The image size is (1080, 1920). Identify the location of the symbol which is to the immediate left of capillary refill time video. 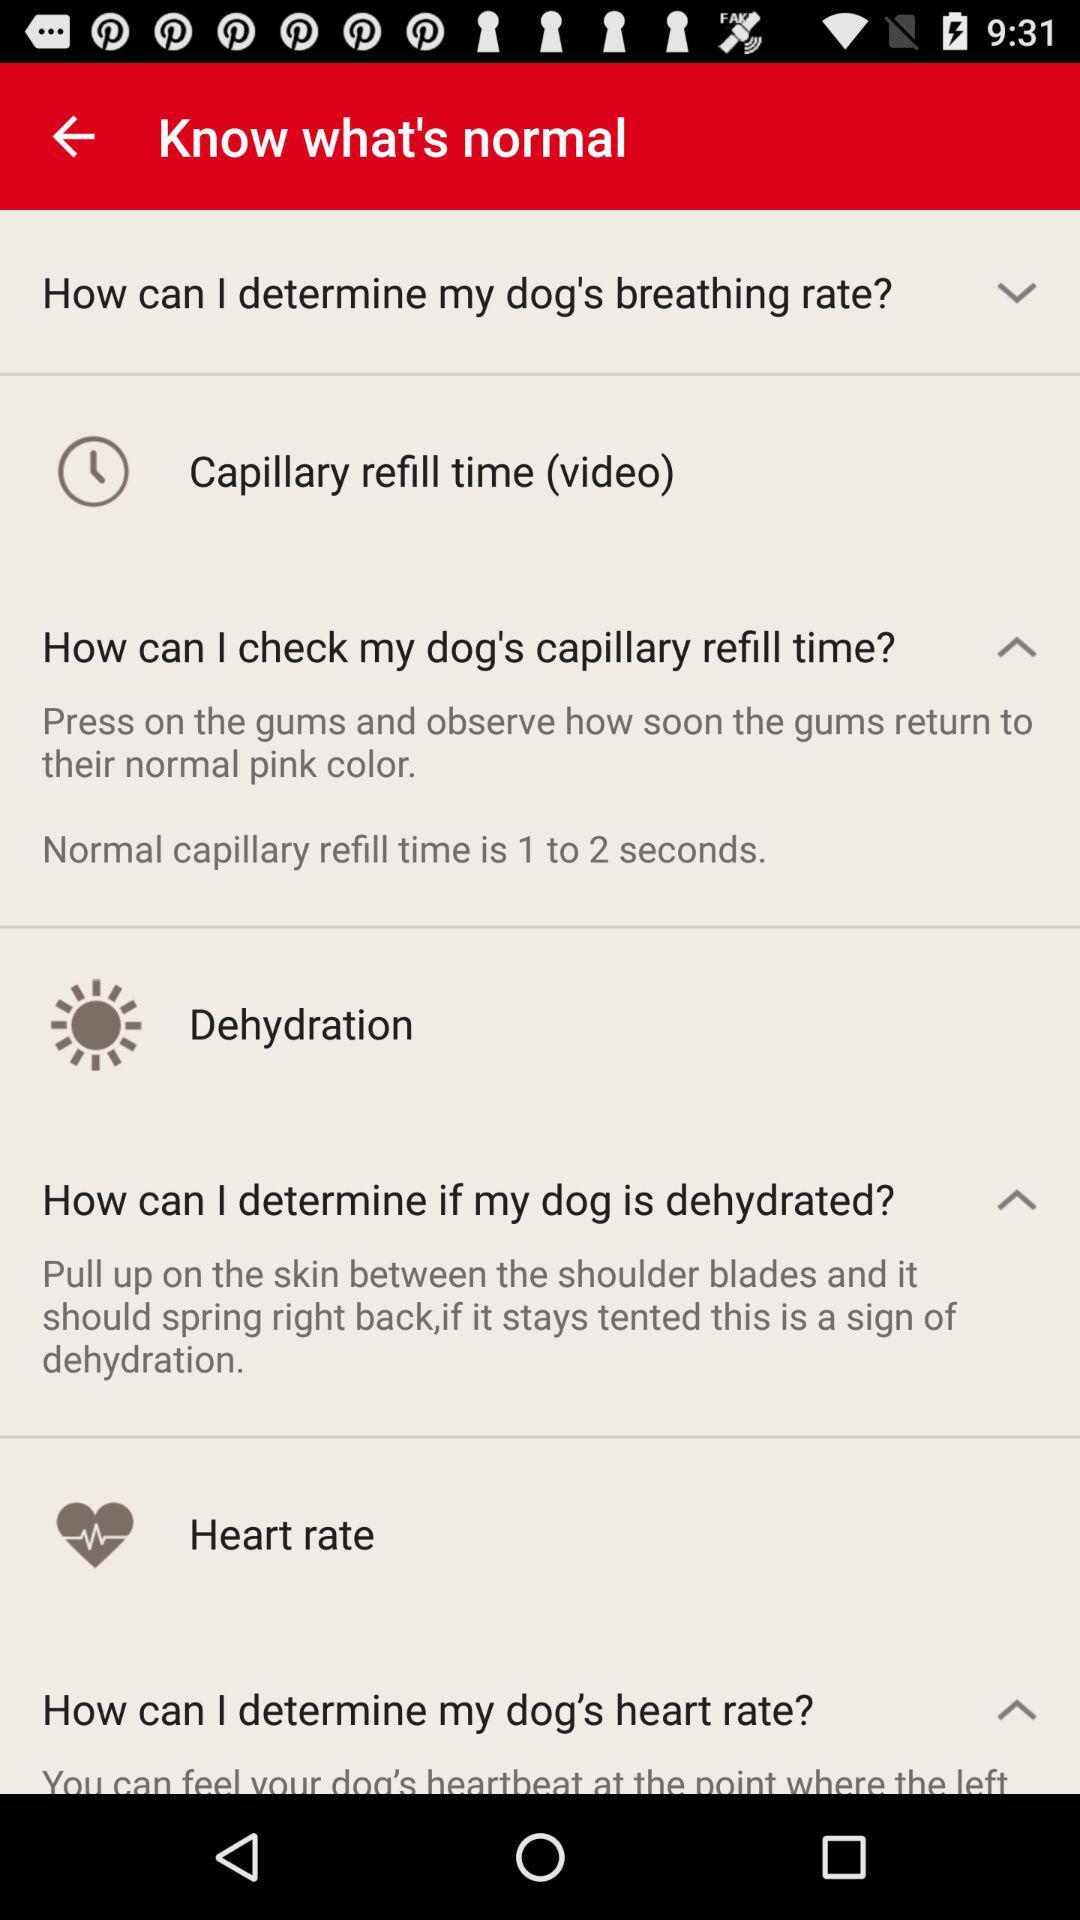
(94, 469).